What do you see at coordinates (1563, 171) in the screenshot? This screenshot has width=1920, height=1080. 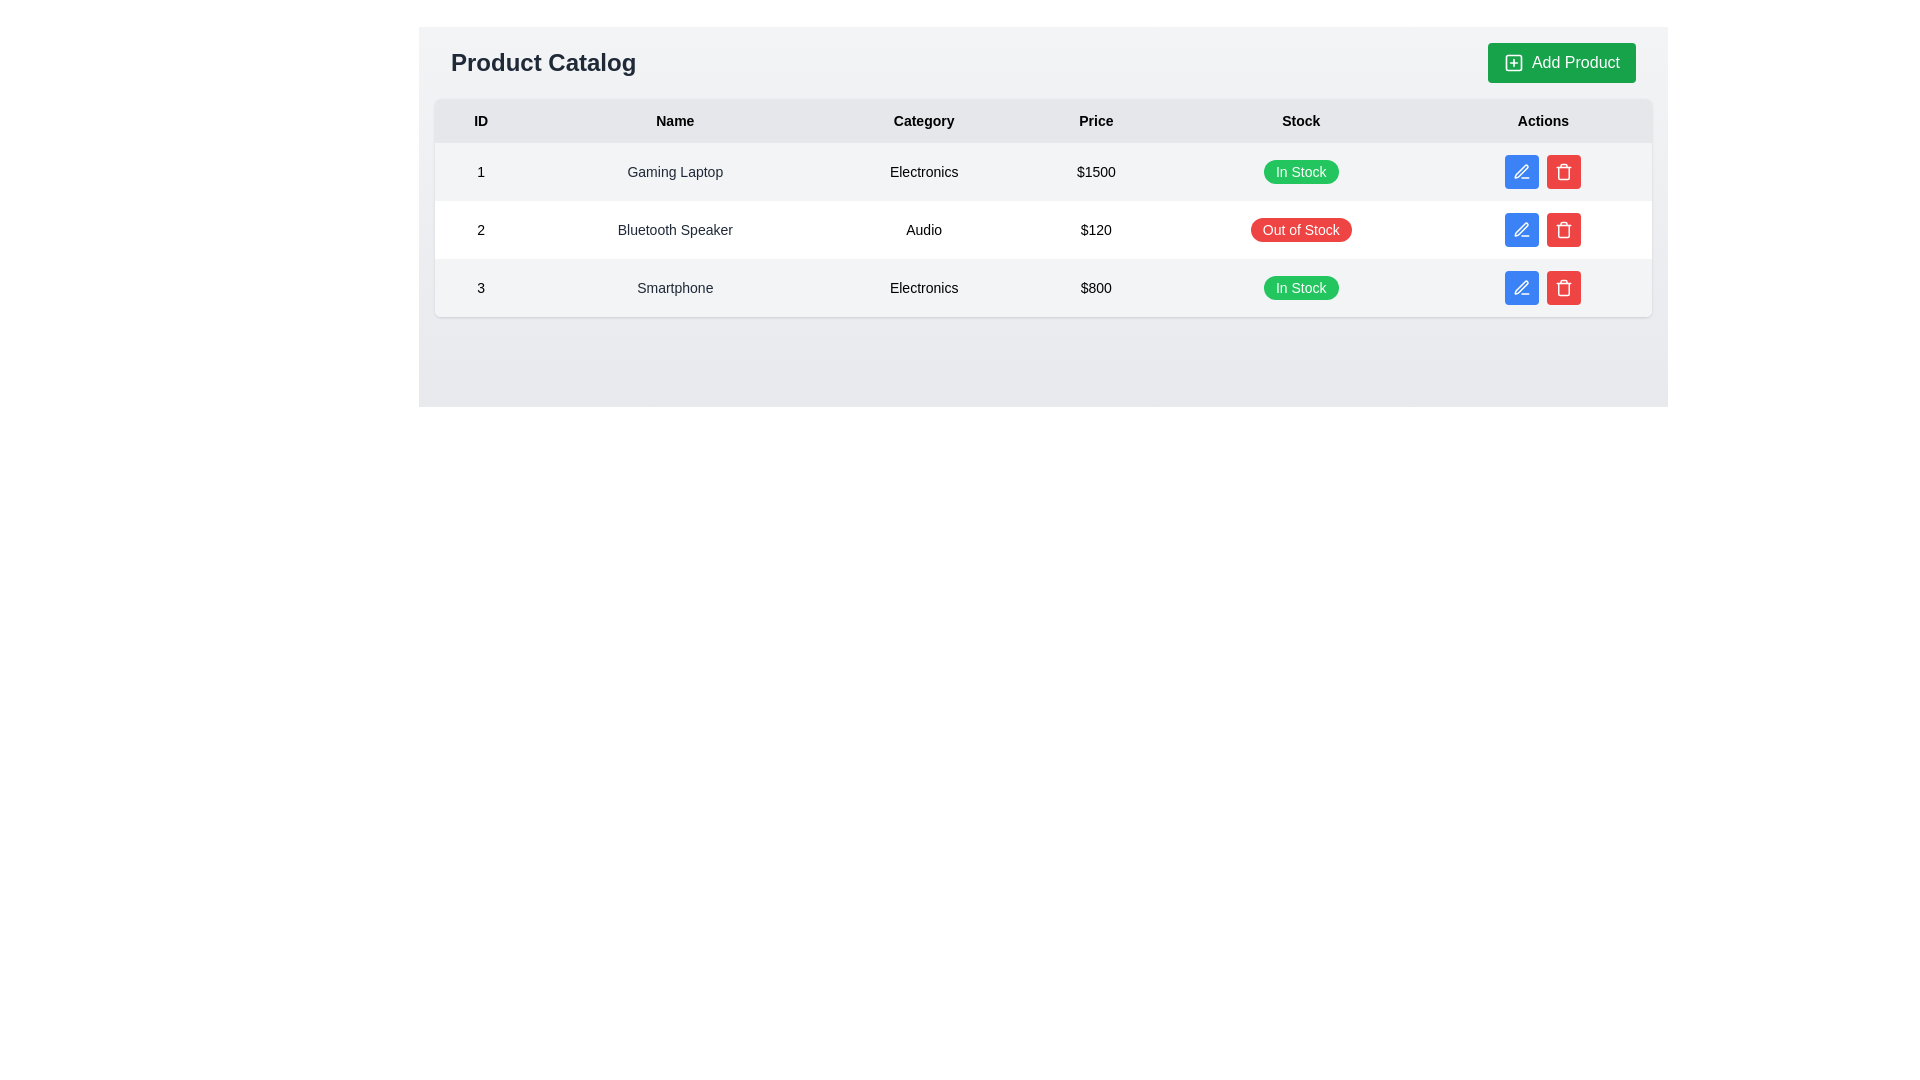 I see `the delete button for the 'Bluetooth Speaker' product entry, which is the second button from the right in the 'Actions' column of the table's second row` at bounding box center [1563, 171].